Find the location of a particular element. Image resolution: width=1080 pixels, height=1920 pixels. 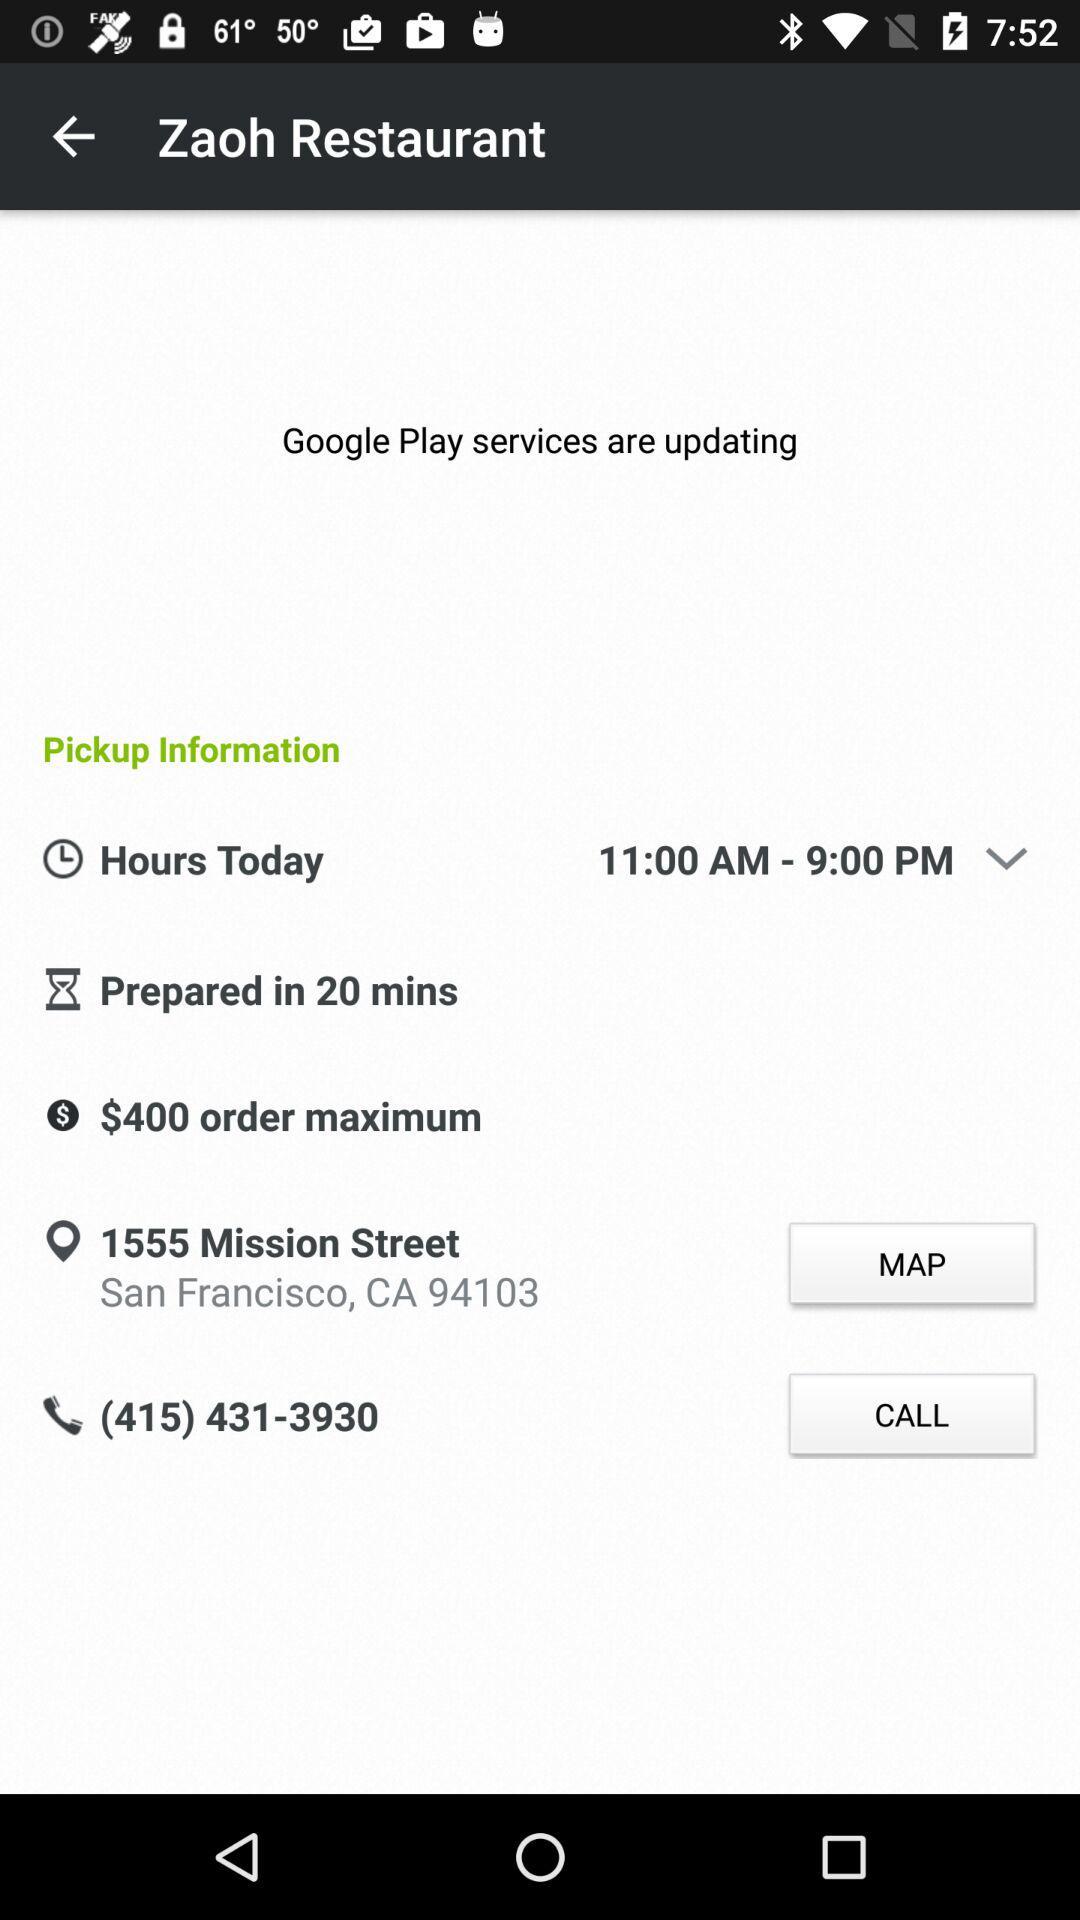

app to the left of the zaoh restaurant app is located at coordinates (72, 135).